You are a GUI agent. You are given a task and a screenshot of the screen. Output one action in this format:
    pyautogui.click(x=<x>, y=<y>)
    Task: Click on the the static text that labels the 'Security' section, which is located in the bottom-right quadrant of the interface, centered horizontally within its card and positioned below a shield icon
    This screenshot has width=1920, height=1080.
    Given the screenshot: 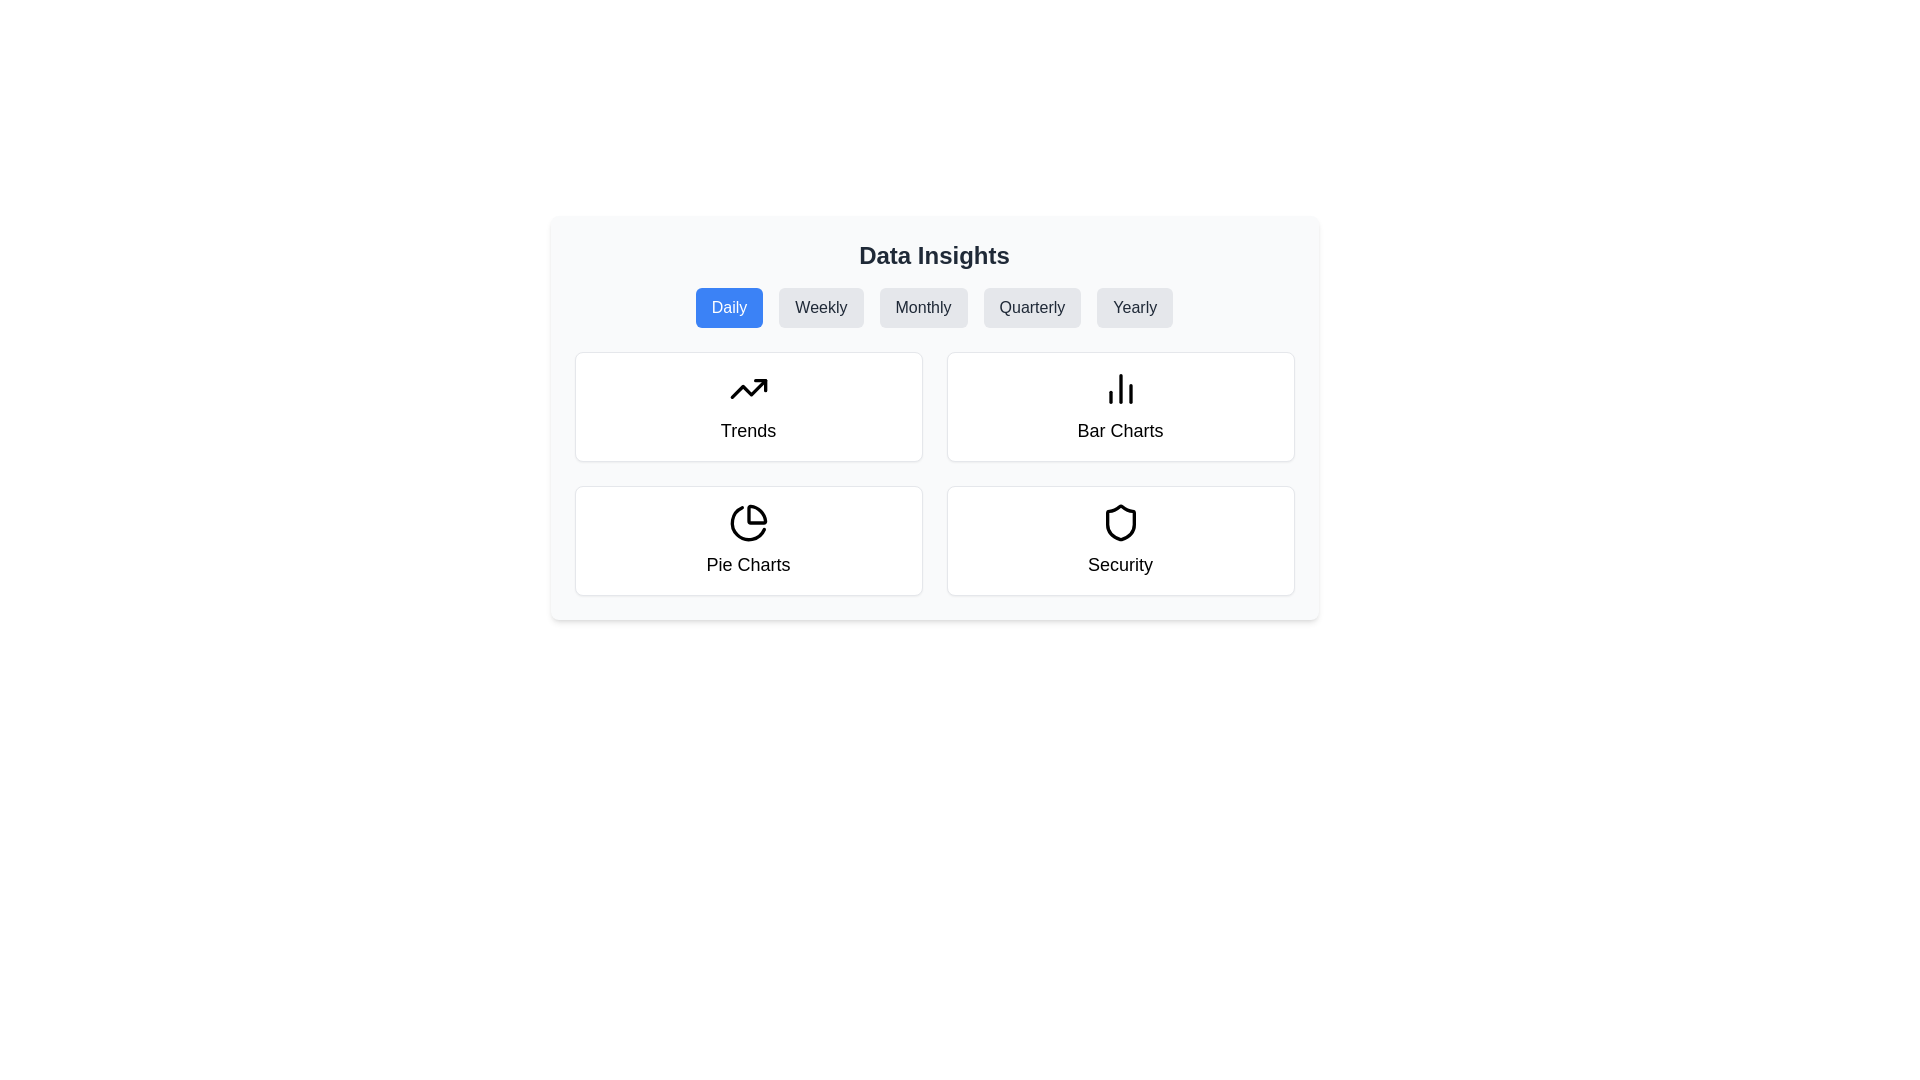 What is the action you would take?
    pyautogui.click(x=1120, y=564)
    